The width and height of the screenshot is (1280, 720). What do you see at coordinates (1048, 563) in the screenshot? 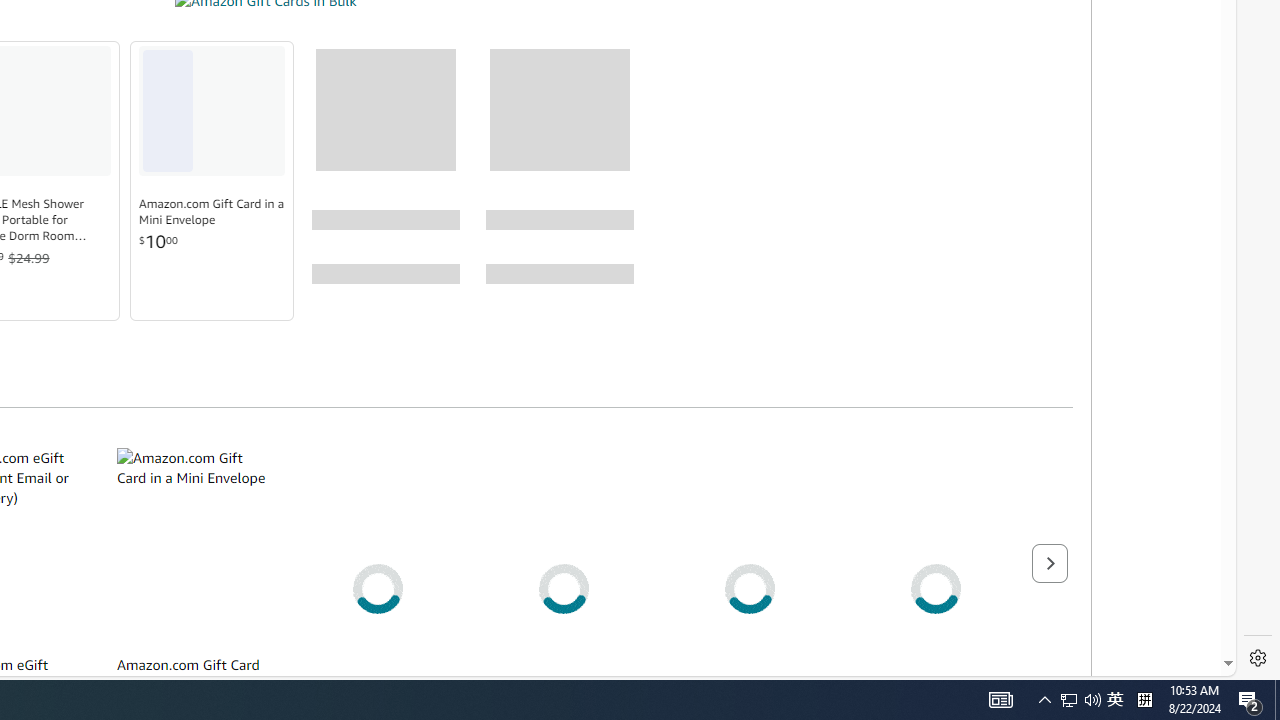
I see `'Next page'` at bounding box center [1048, 563].